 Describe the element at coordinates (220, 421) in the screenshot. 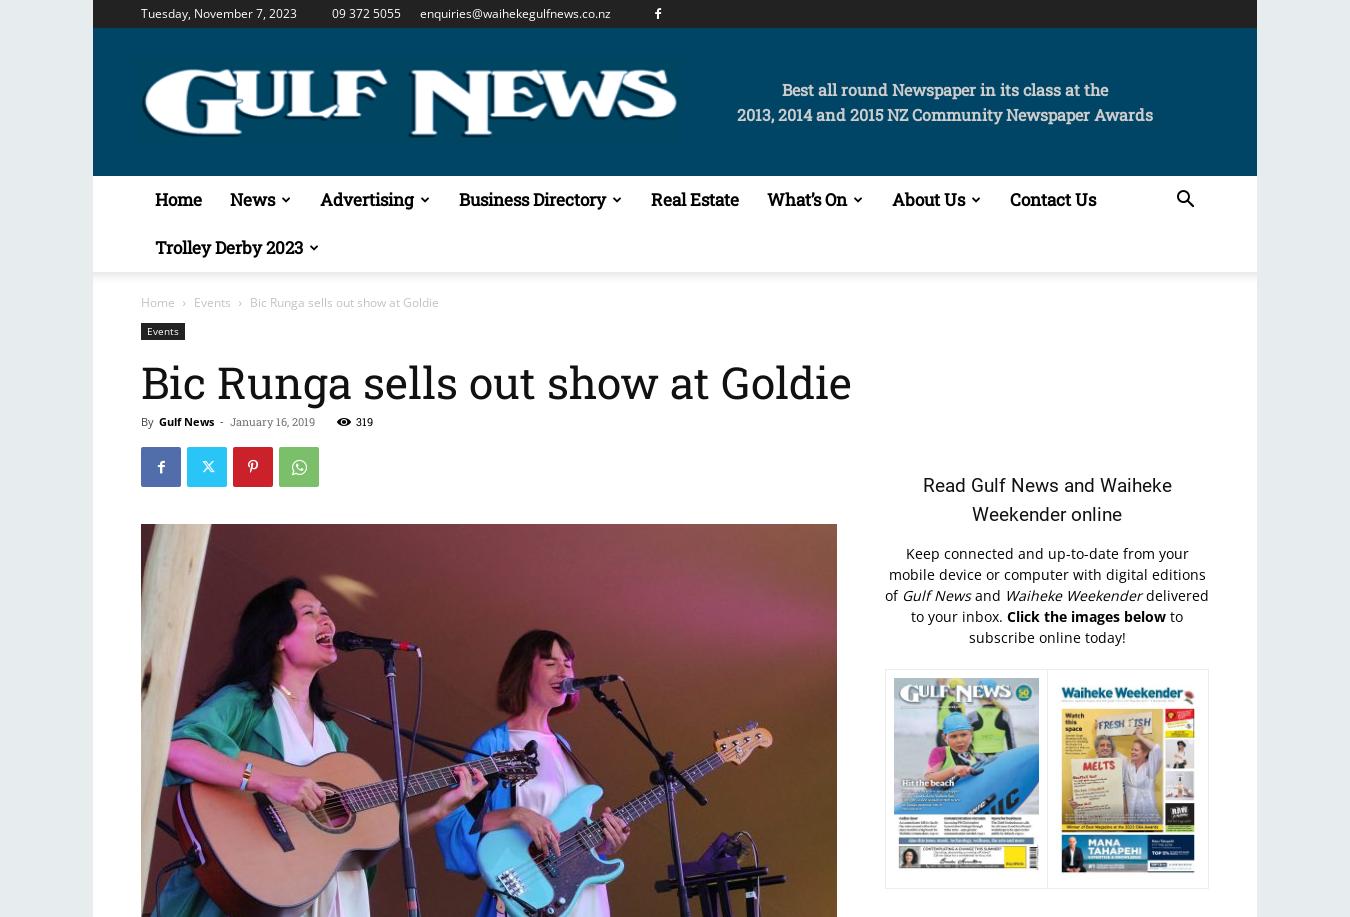

I see `'-'` at that location.